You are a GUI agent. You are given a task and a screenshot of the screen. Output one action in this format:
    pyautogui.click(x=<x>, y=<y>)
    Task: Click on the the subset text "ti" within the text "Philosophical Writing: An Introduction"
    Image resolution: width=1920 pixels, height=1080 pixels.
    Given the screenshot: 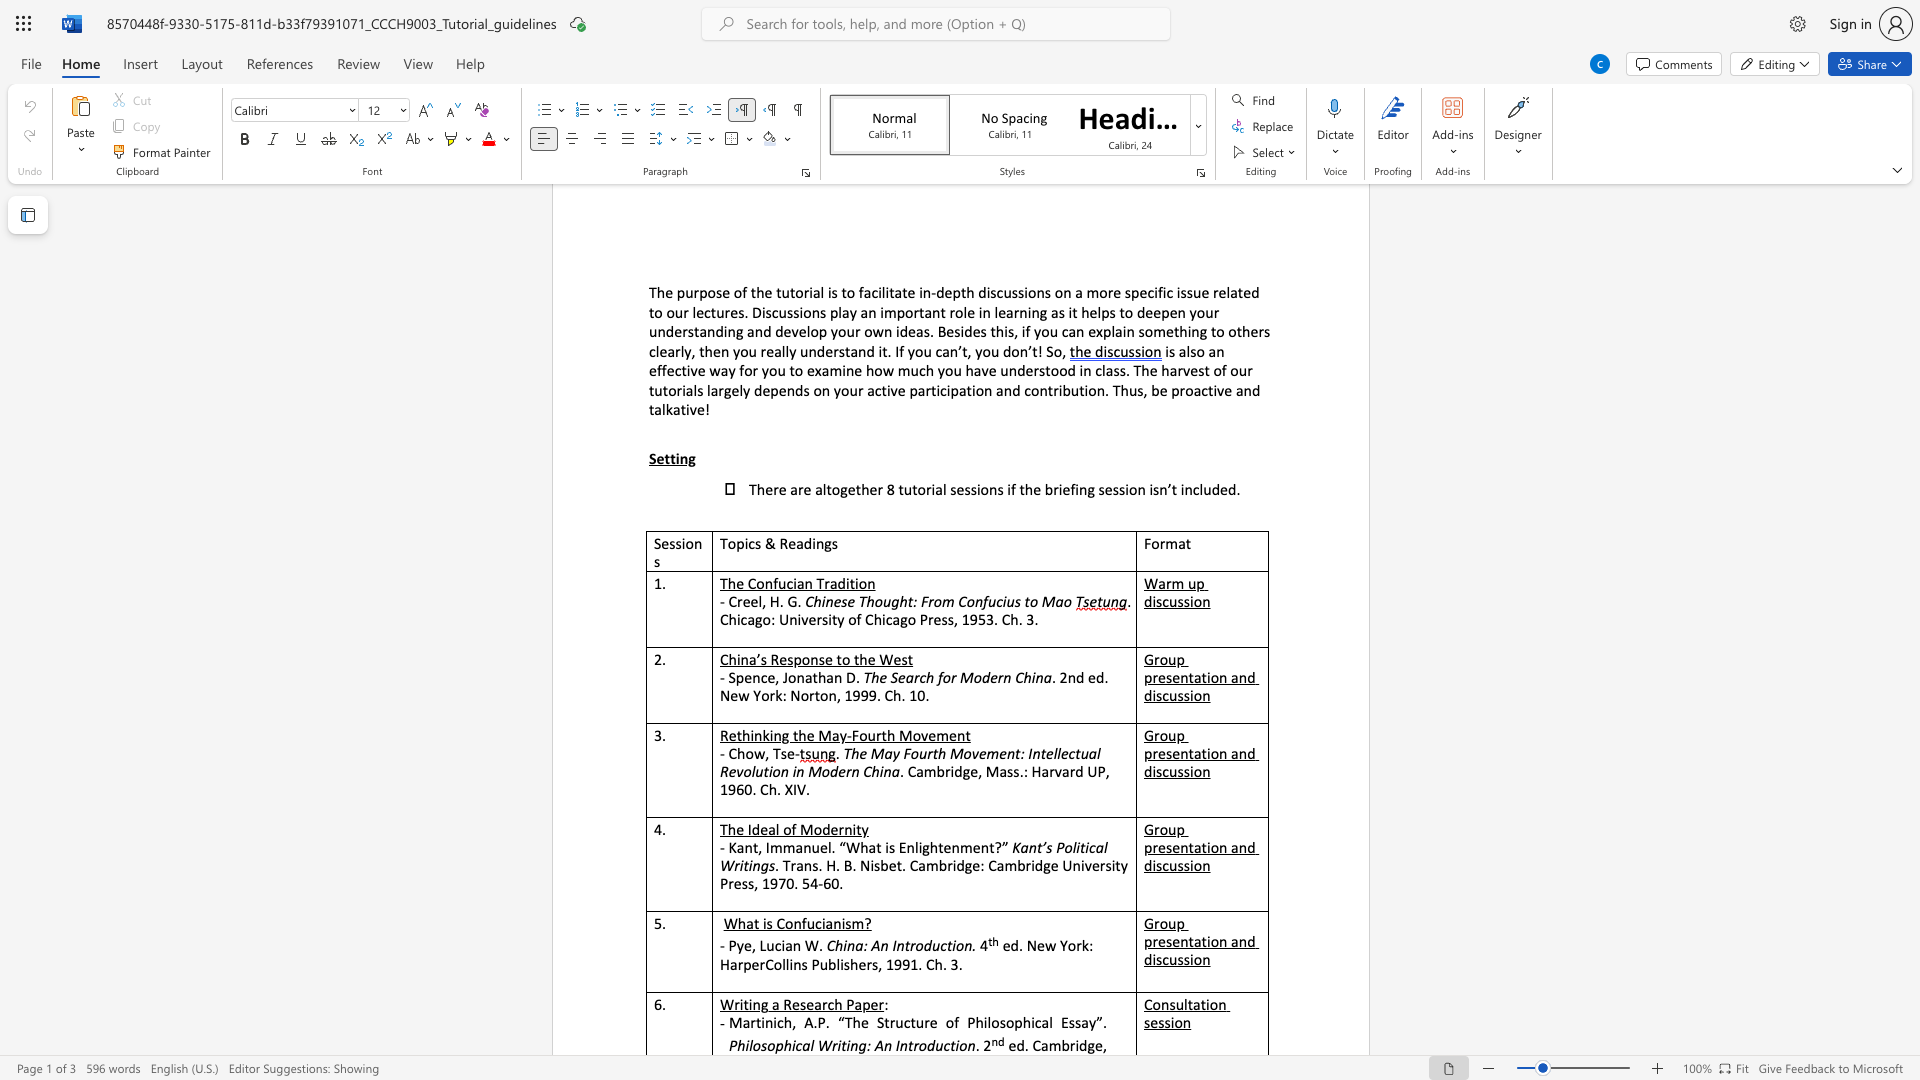 What is the action you would take?
    pyautogui.click(x=841, y=1044)
    